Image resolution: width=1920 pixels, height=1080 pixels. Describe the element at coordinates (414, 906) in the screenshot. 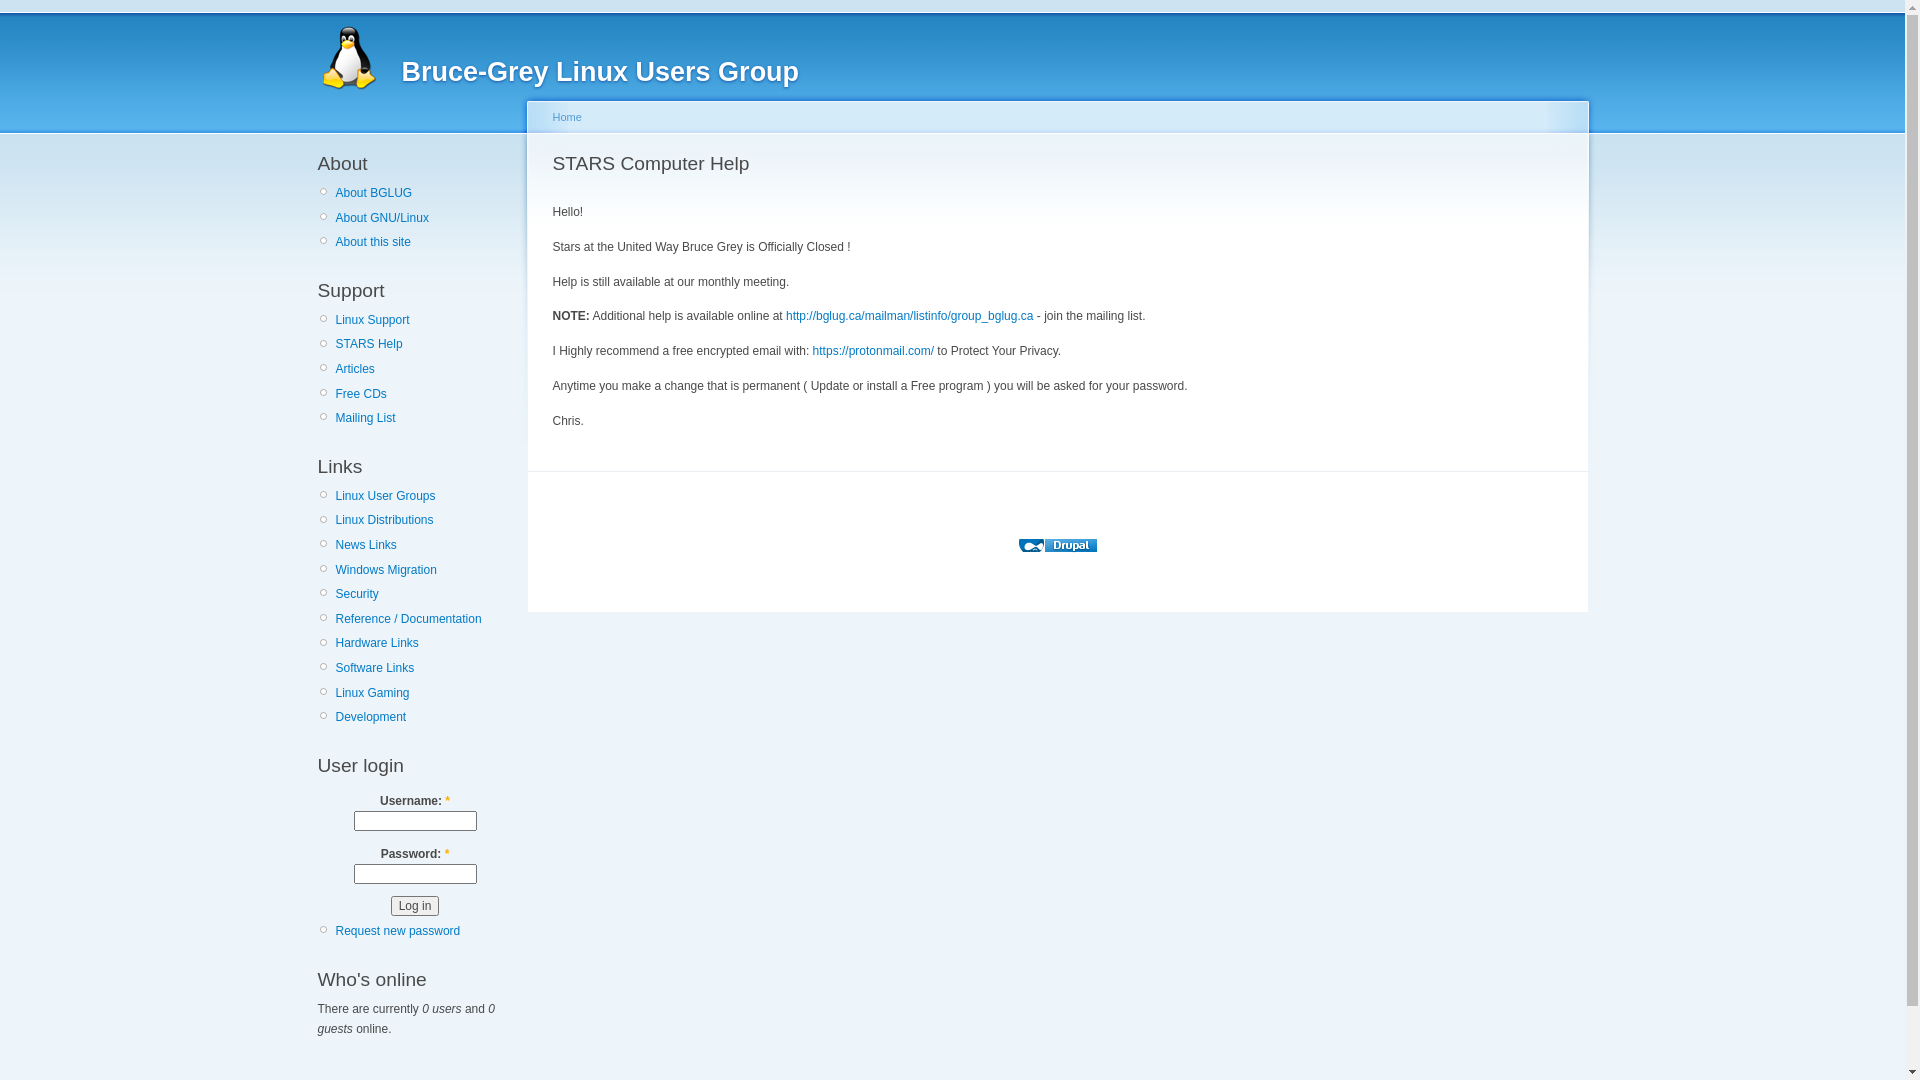

I see `'Log in'` at that location.